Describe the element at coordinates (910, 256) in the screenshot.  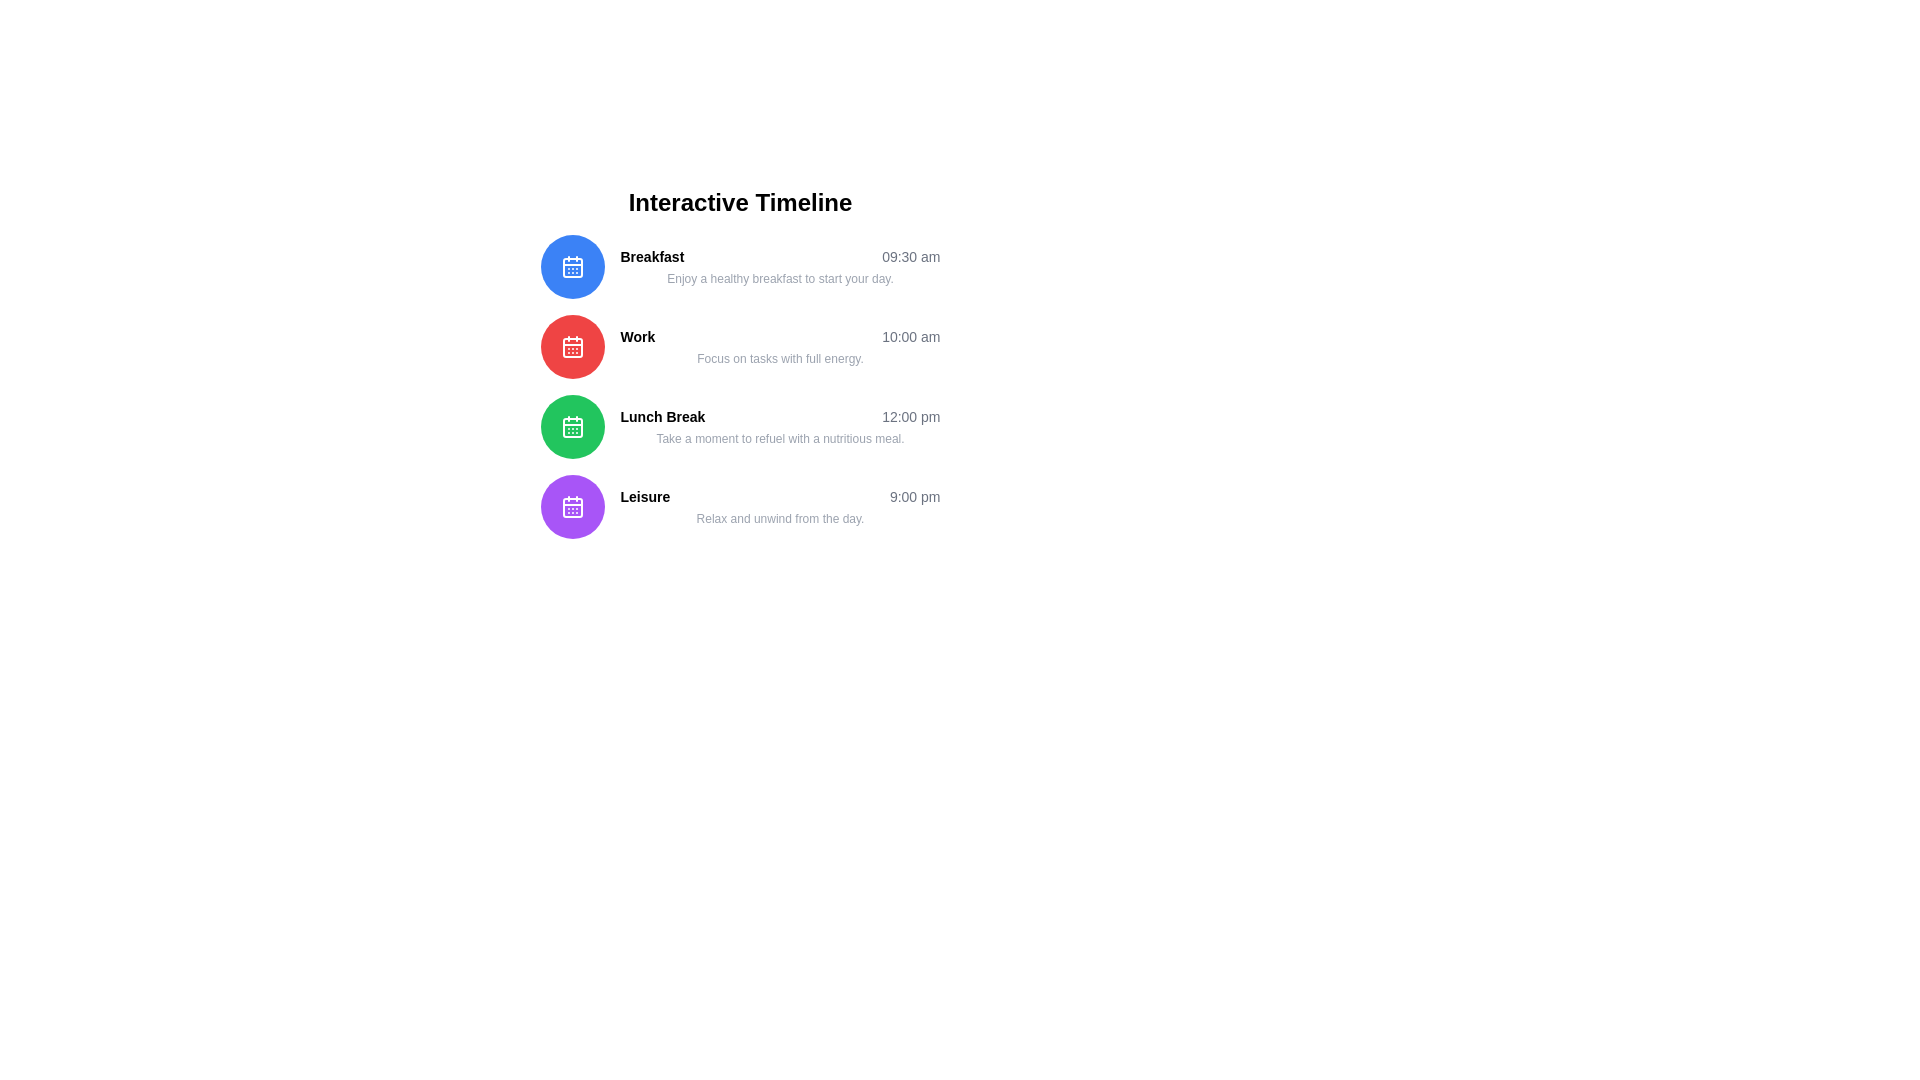
I see `the text label displaying the scheduled time for the 'Breakfast' event, located on the far right side of the 'Breakfast' row in the timeline interface` at that location.